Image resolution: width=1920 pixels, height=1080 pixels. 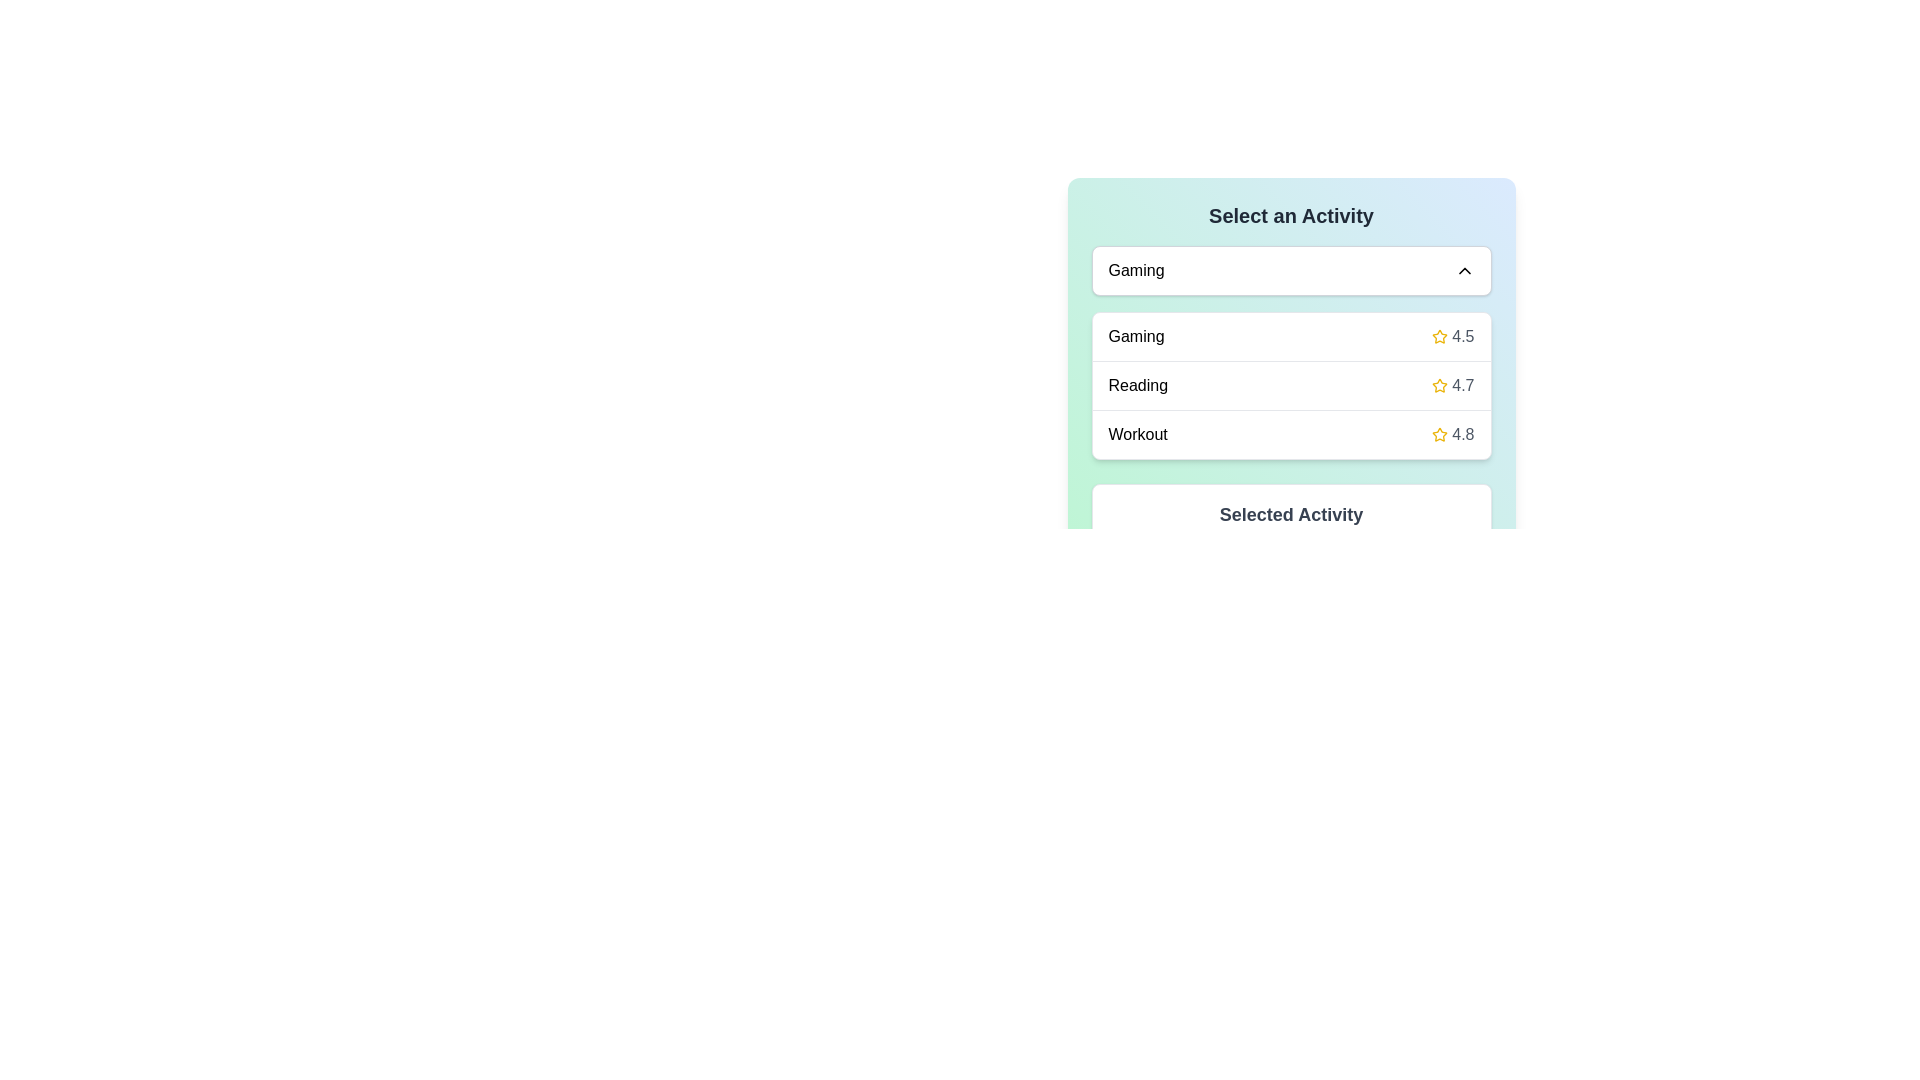 What do you see at coordinates (1291, 385) in the screenshot?
I see `the second list item labeled 'Reading' with a rating of 4.7` at bounding box center [1291, 385].